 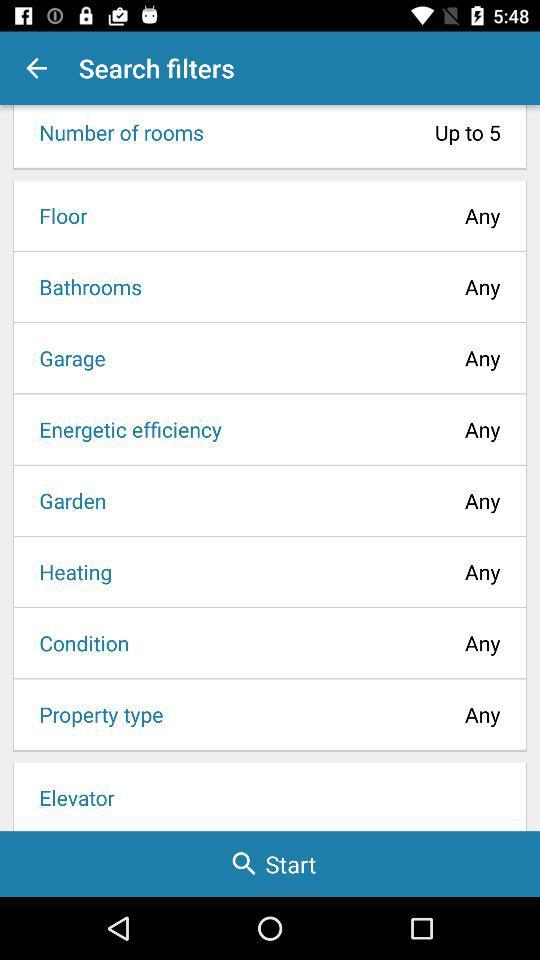 I want to click on the item above the energetic efficiency item, so click(x=65, y=358).